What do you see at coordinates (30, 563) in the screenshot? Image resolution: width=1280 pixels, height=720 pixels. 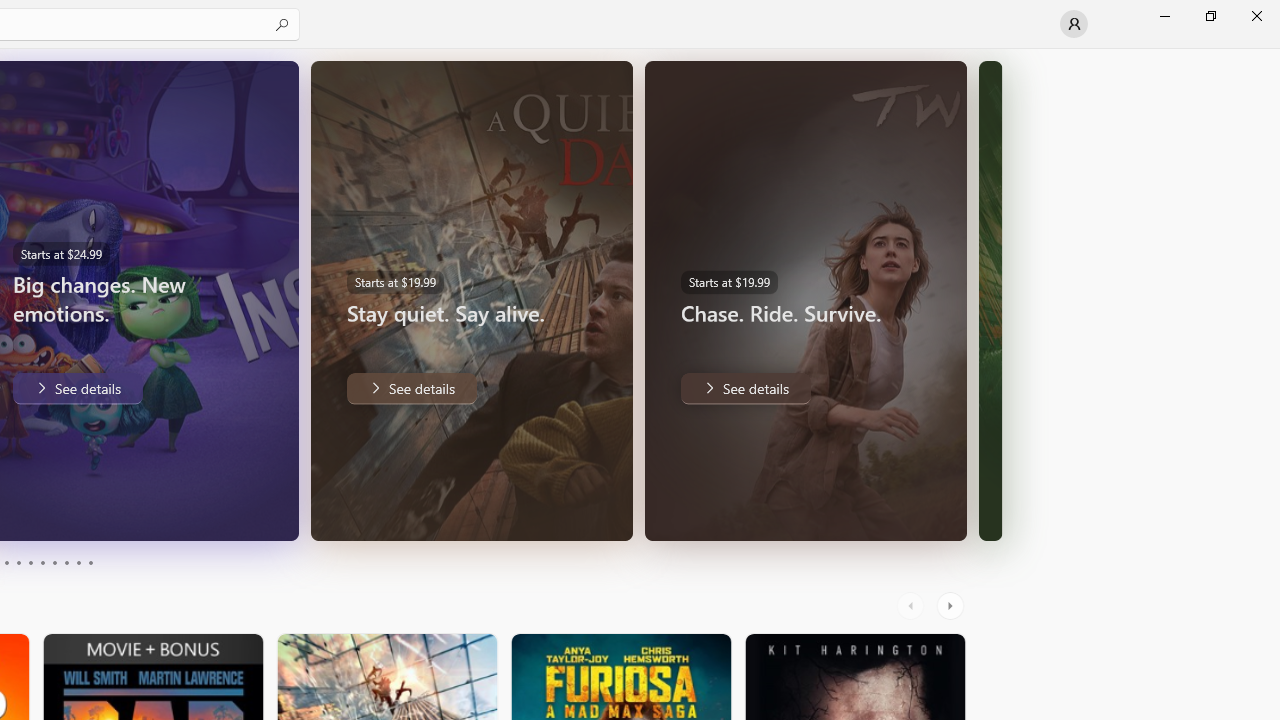 I see `'Page 5'` at bounding box center [30, 563].